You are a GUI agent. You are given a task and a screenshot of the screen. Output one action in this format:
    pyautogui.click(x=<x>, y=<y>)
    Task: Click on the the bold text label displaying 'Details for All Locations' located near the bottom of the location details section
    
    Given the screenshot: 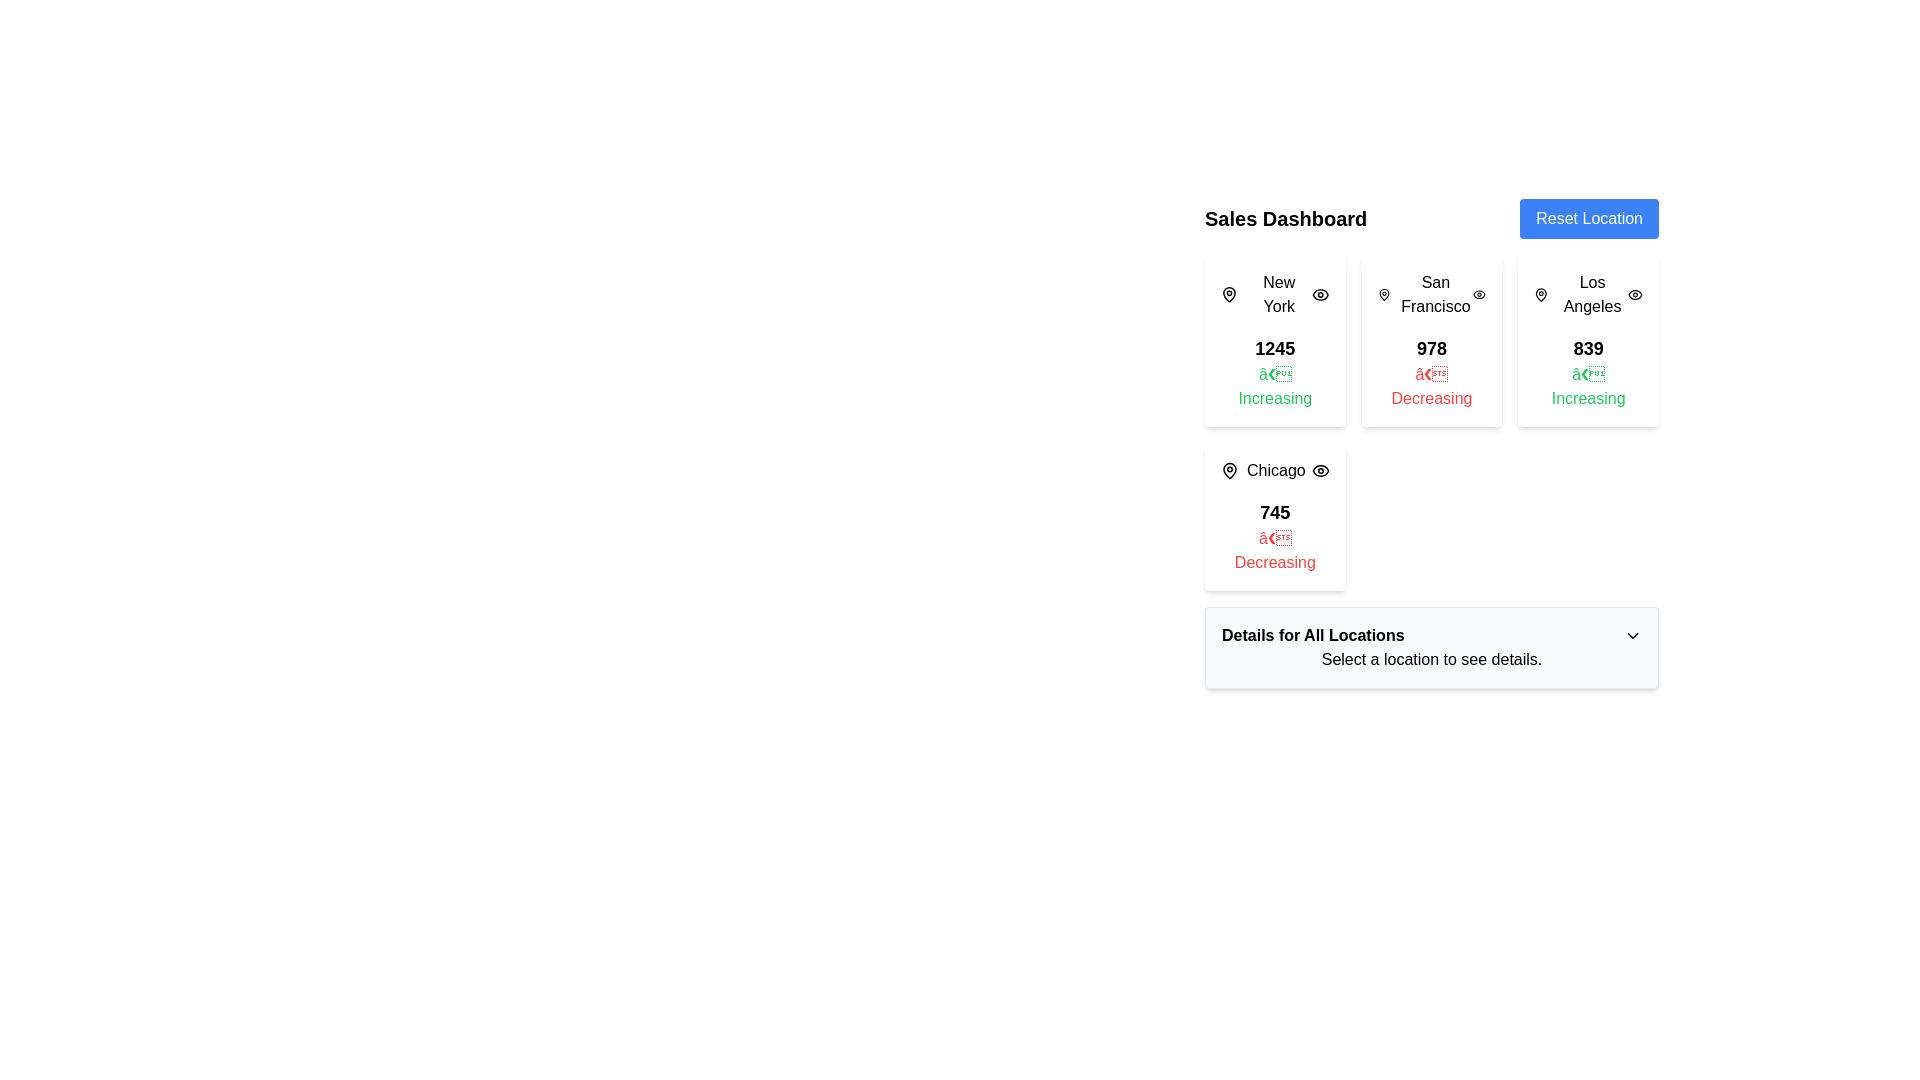 What is the action you would take?
    pyautogui.click(x=1313, y=636)
    